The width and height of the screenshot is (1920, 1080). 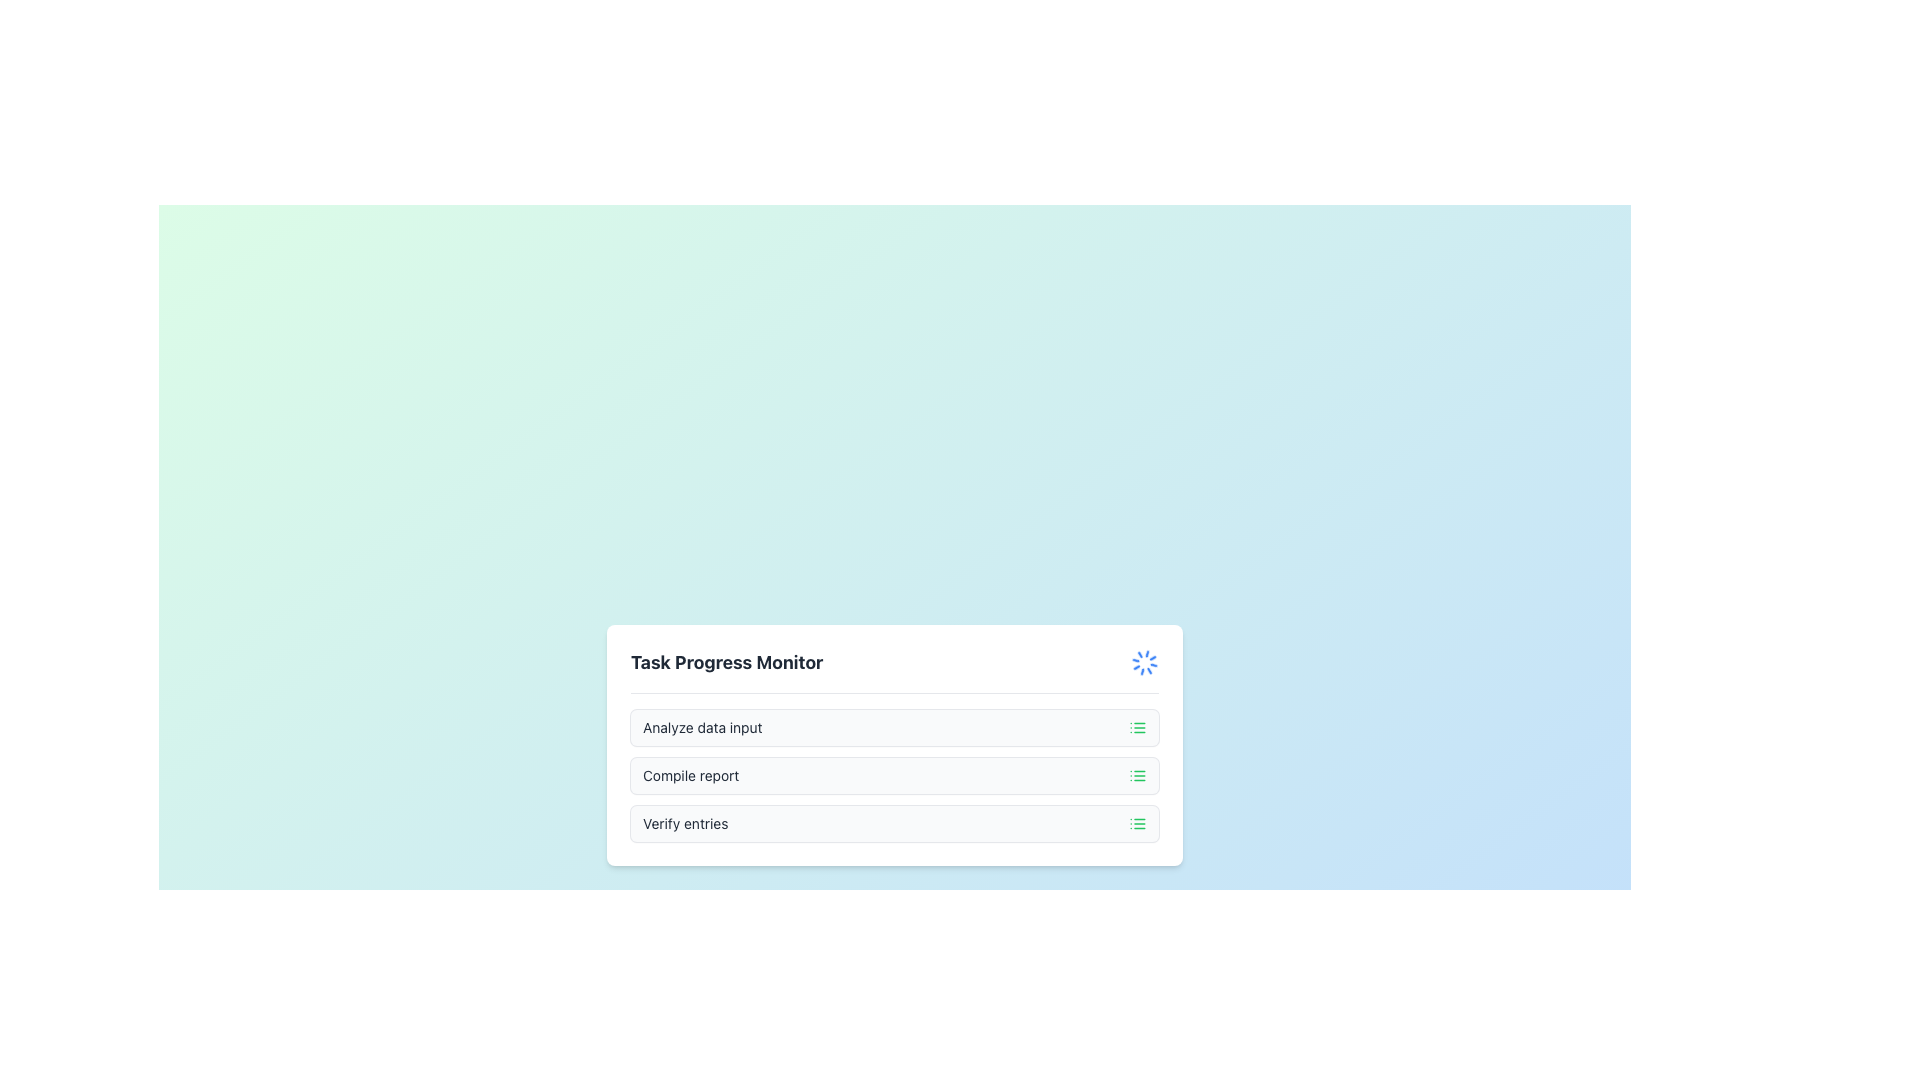 What do you see at coordinates (1137, 774) in the screenshot?
I see `the Icon Button located at the right end of the row labeled 'Compile report' in the 'Task Progress Monitor' section` at bounding box center [1137, 774].